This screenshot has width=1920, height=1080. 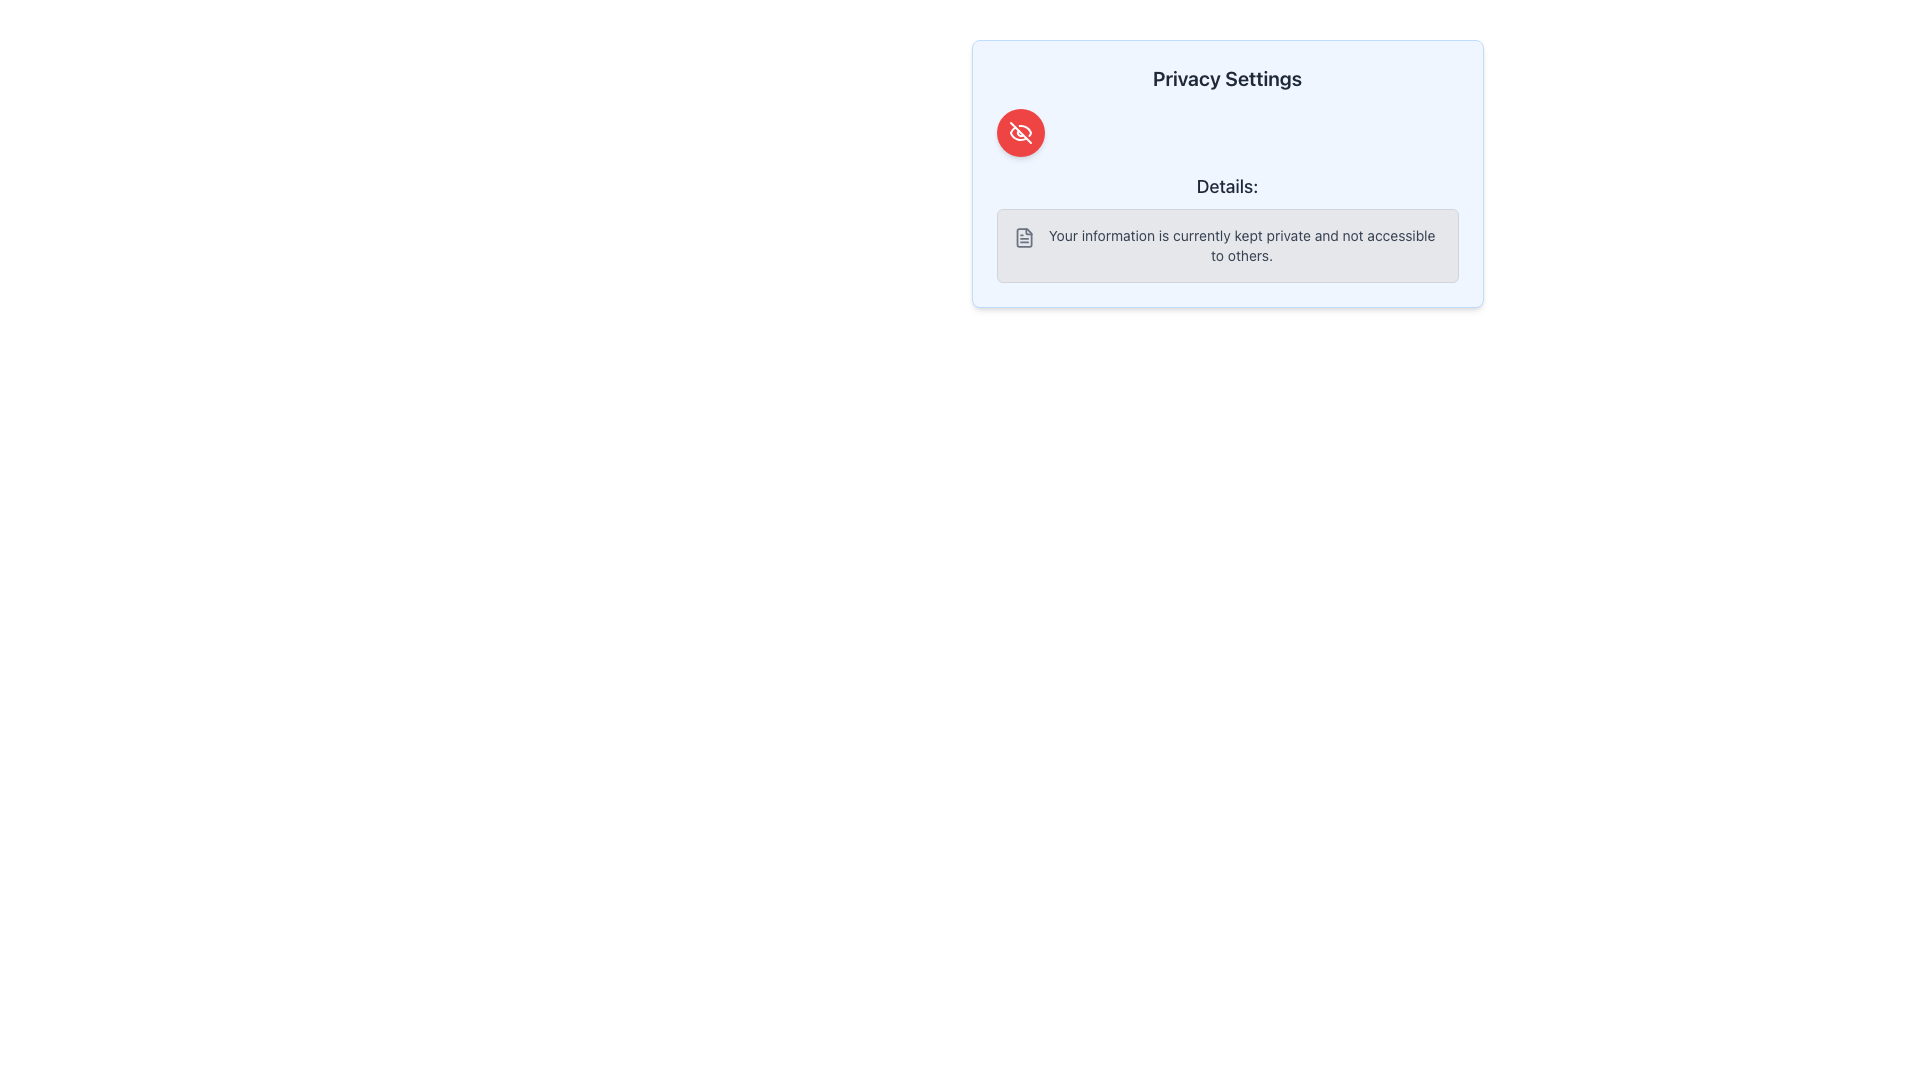 I want to click on the icon button located within the circular button near the top left corner of the 'Privacy Settings' card, so click(x=1020, y=132).